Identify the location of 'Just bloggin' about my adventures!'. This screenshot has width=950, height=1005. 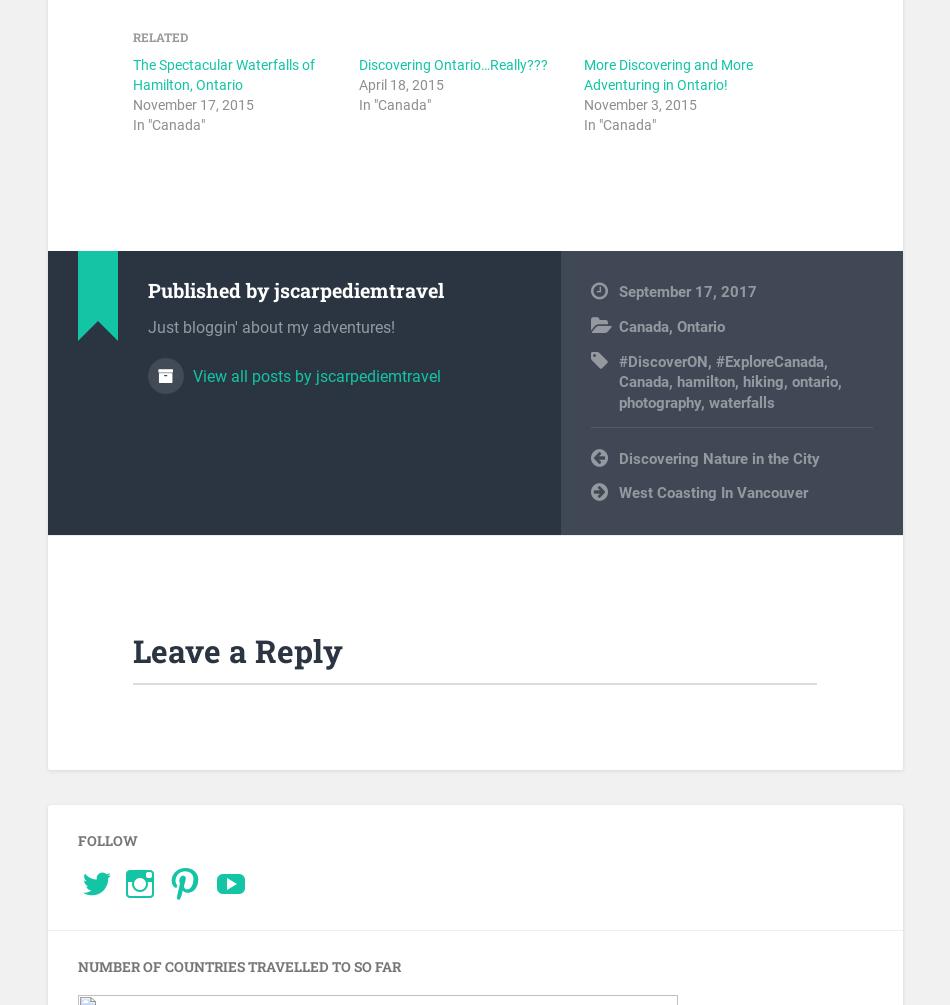
(269, 326).